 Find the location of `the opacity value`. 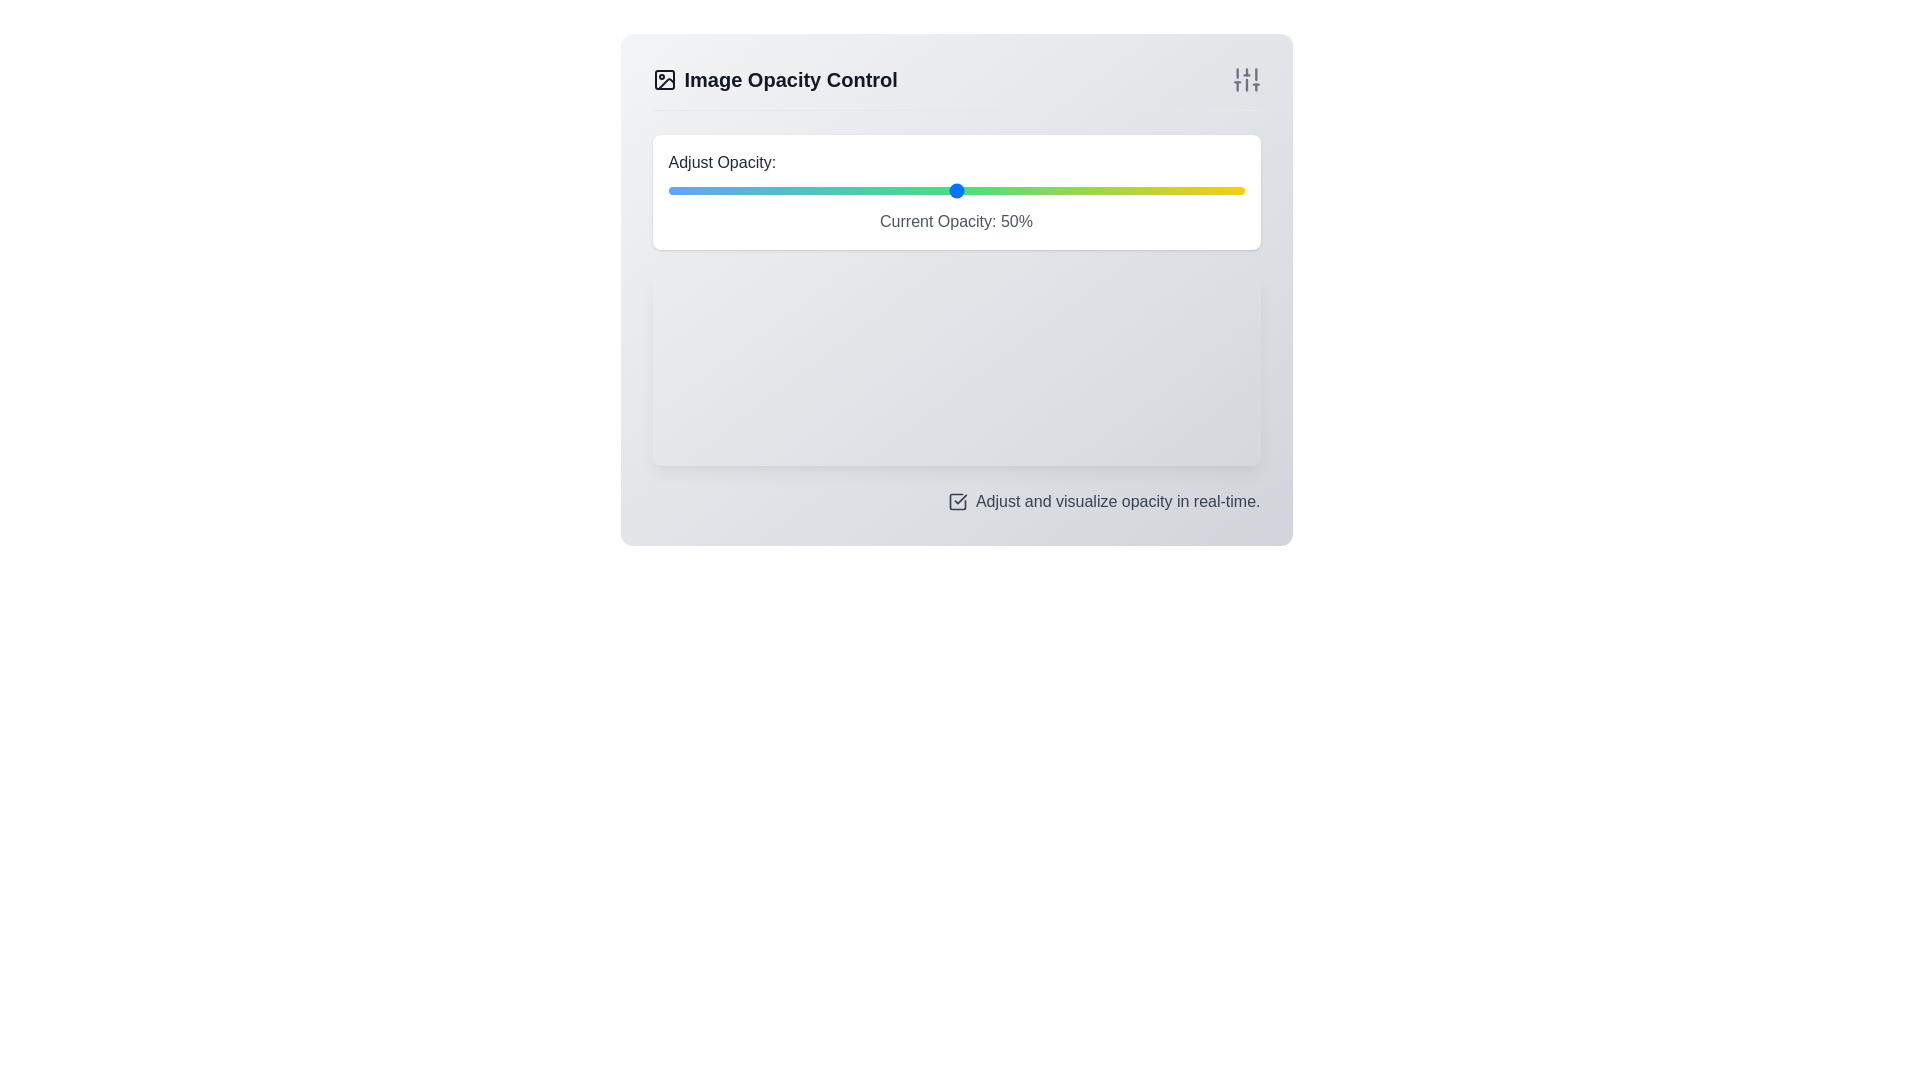

the opacity value is located at coordinates (674, 191).